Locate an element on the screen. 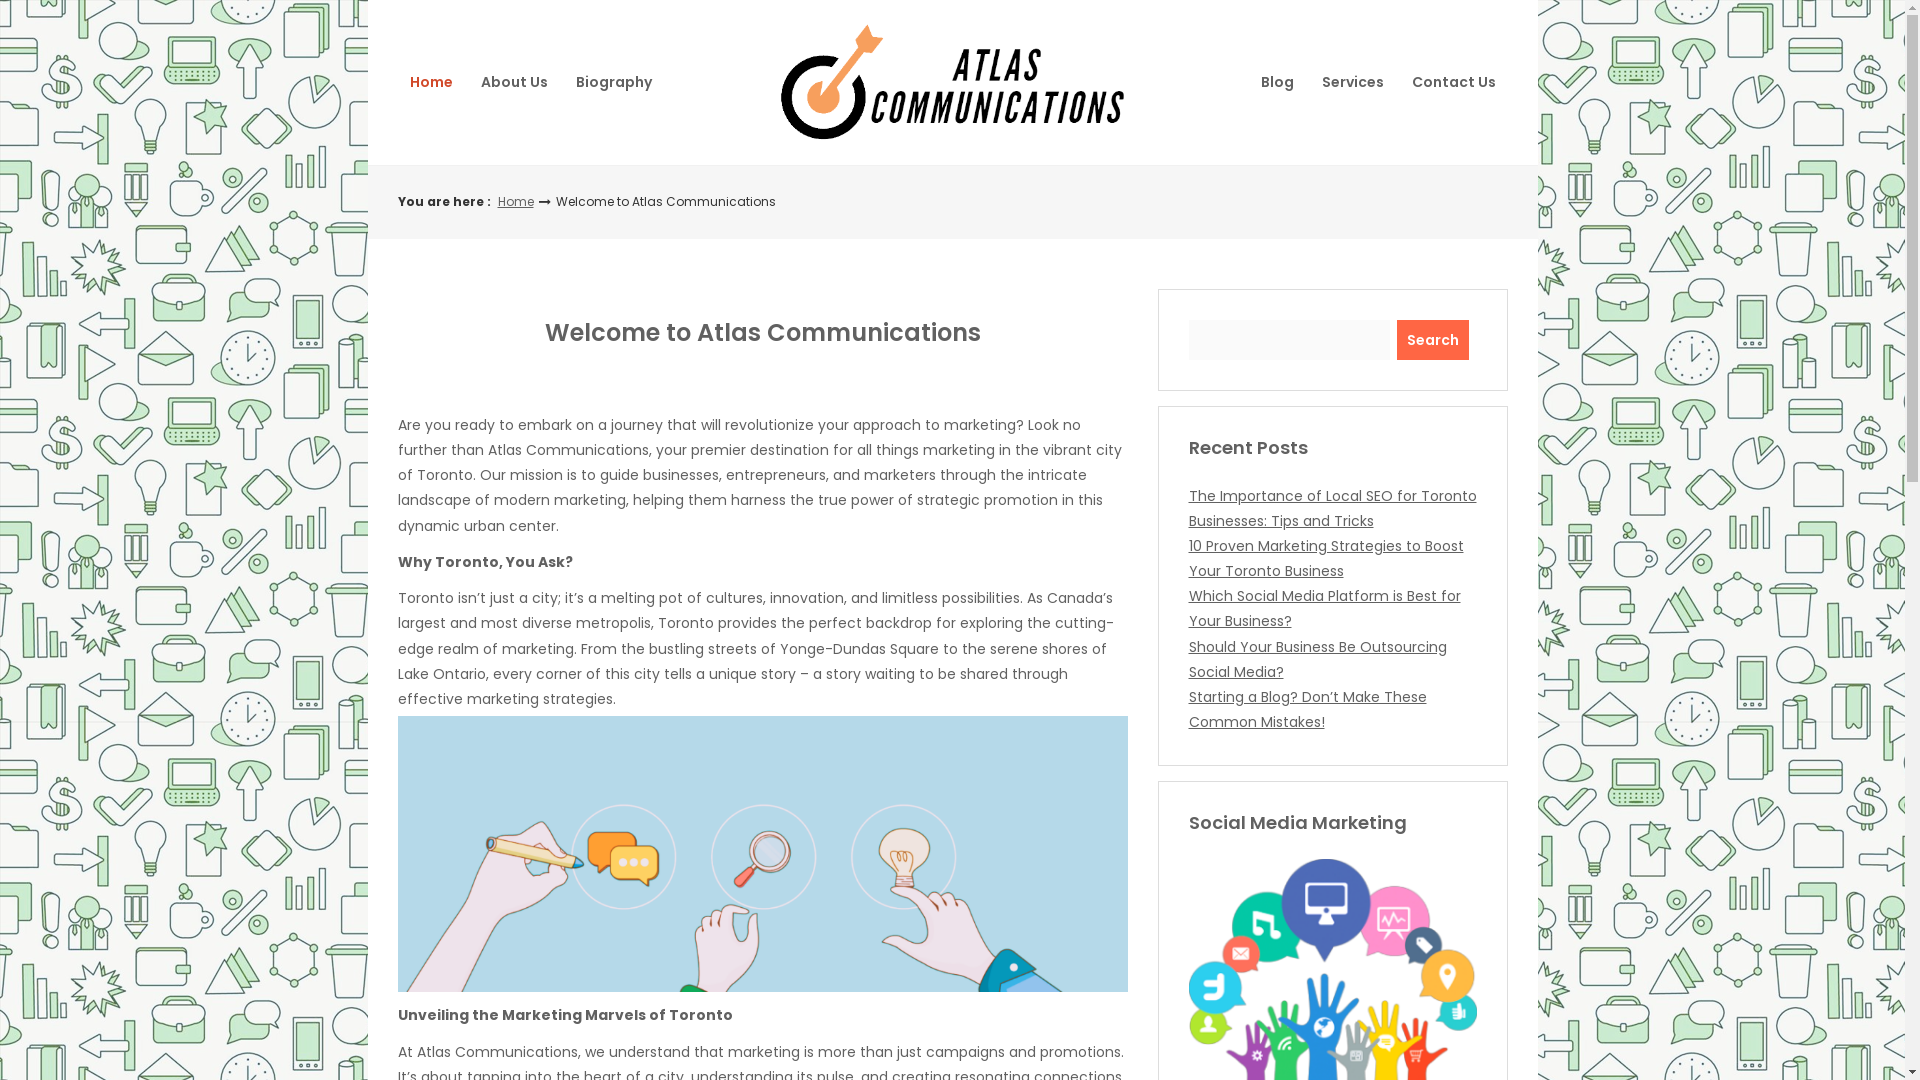 This screenshot has width=1920, height=1080. 'Services' is located at coordinates (1310, 81).